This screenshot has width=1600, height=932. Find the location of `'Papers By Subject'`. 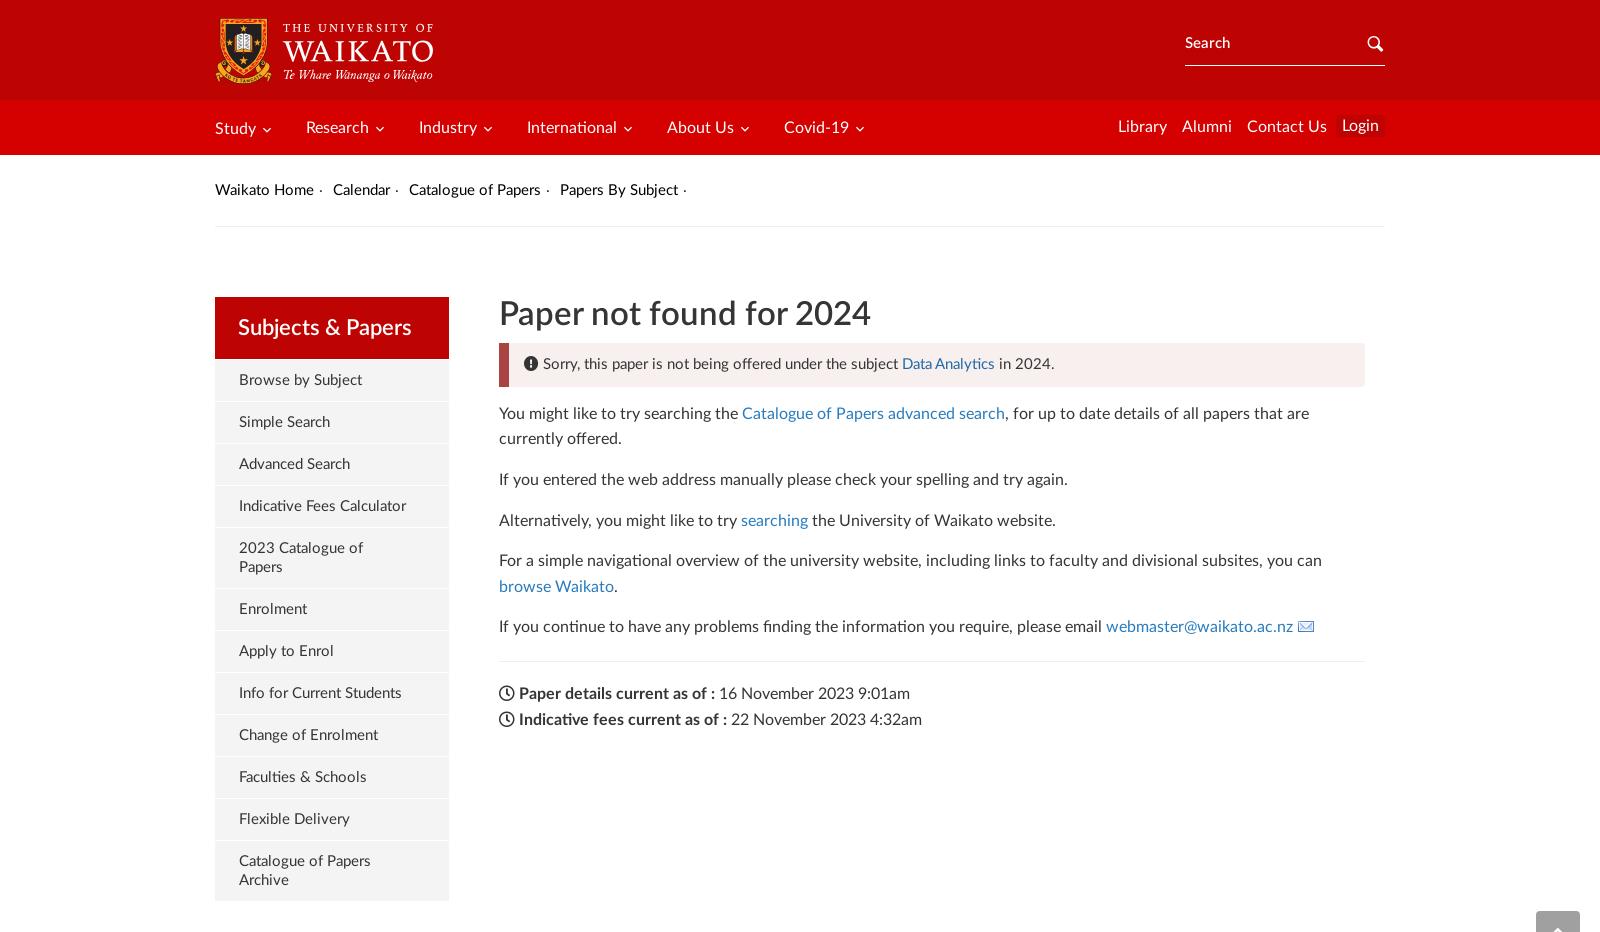

'Papers By Subject' is located at coordinates (619, 190).